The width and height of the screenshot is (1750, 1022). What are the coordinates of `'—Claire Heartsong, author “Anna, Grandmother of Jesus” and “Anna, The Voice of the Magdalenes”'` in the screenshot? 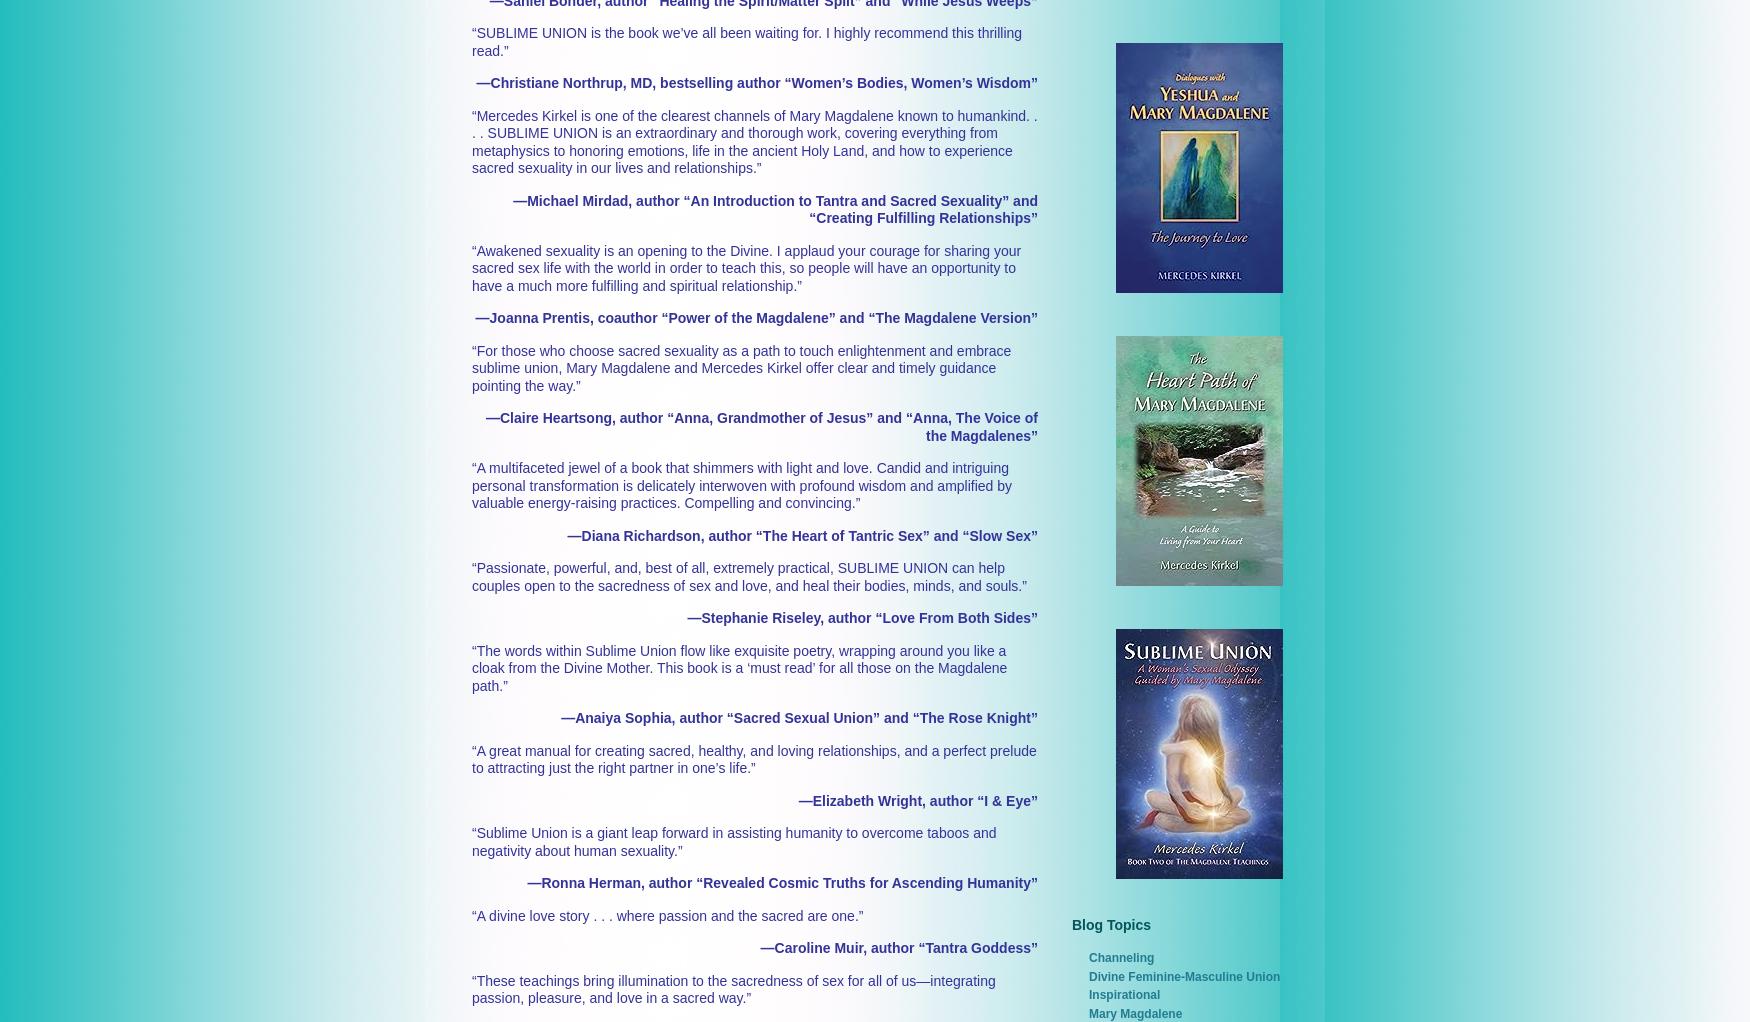 It's located at (760, 426).